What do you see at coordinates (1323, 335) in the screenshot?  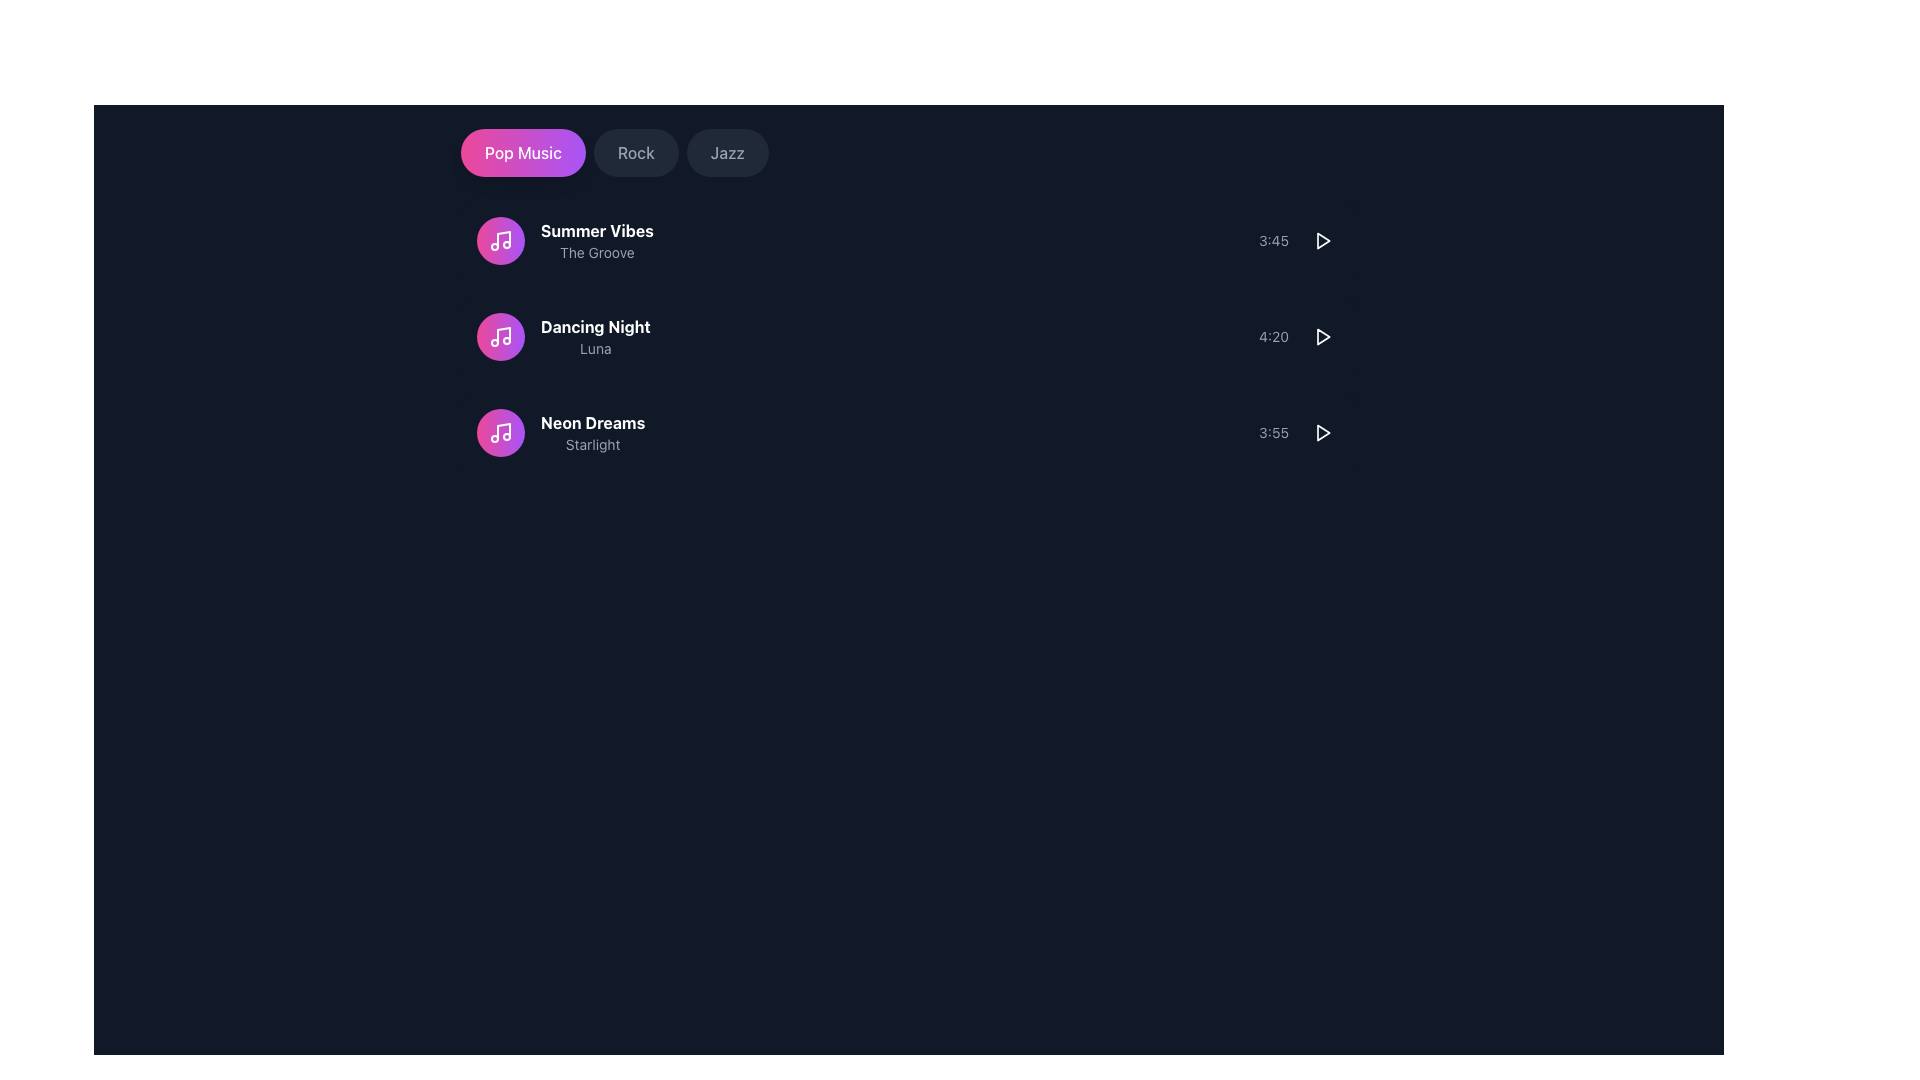 I see `the circular play button with a white icon on a dark background to initiate playback` at bounding box center [1323, 335].